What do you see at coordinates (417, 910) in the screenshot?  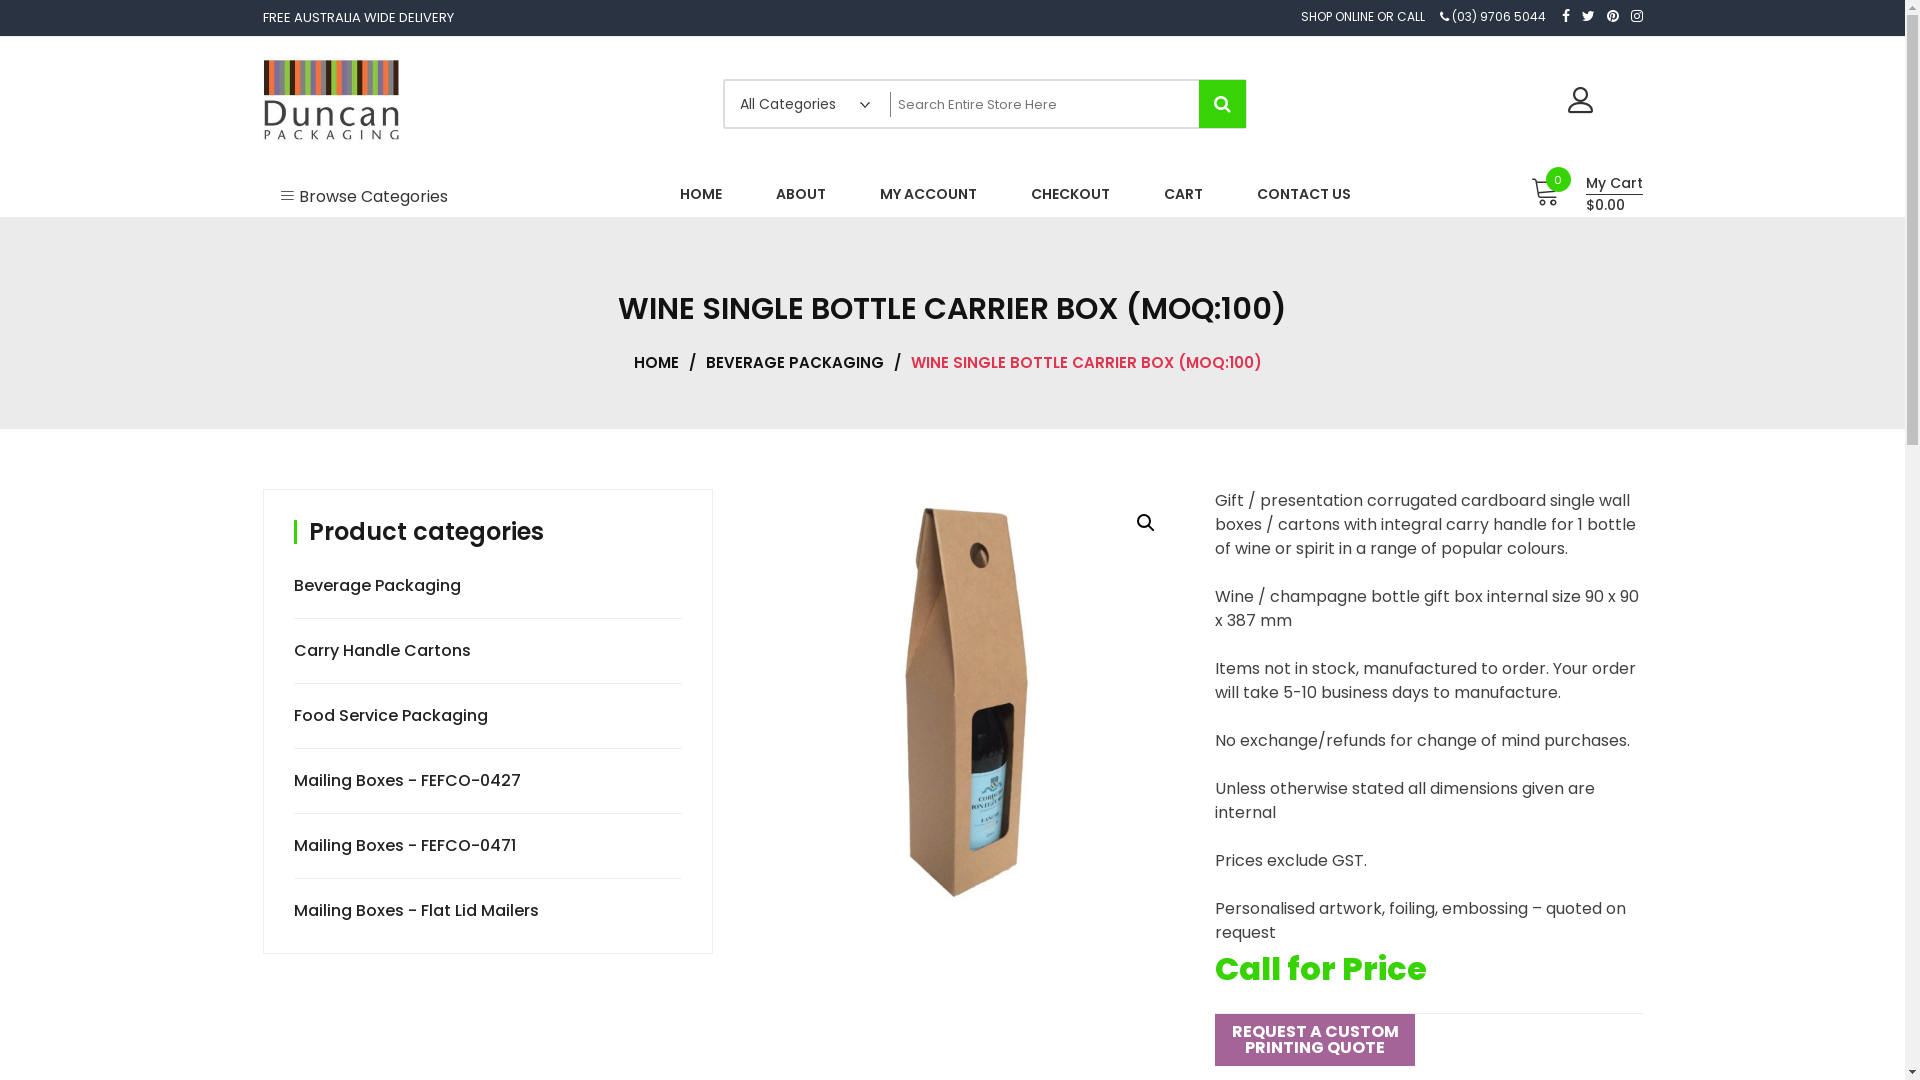 I see `'Mailing Boxes - Flat Lid Mailers'` at bounding box center [417, 910].